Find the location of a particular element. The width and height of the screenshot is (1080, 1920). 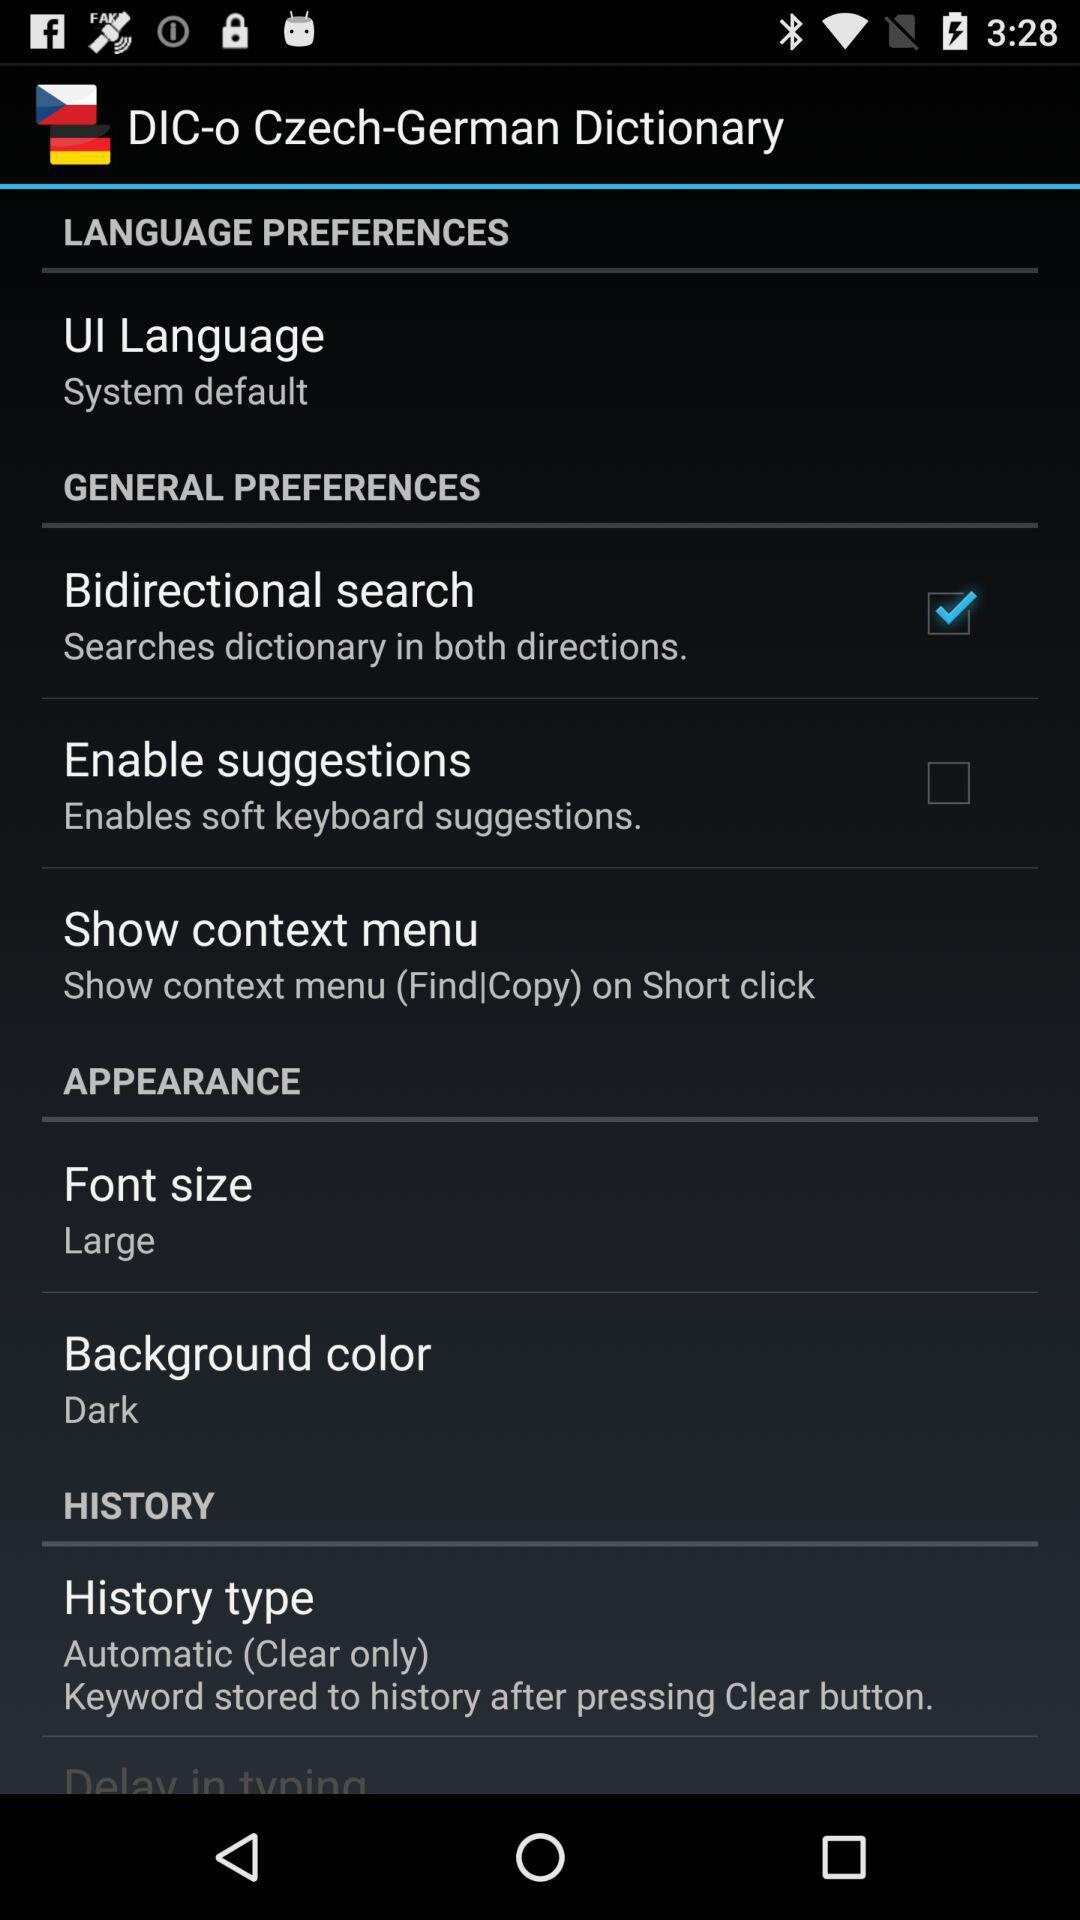

appearance icon is located at coordinates (540, 1079).